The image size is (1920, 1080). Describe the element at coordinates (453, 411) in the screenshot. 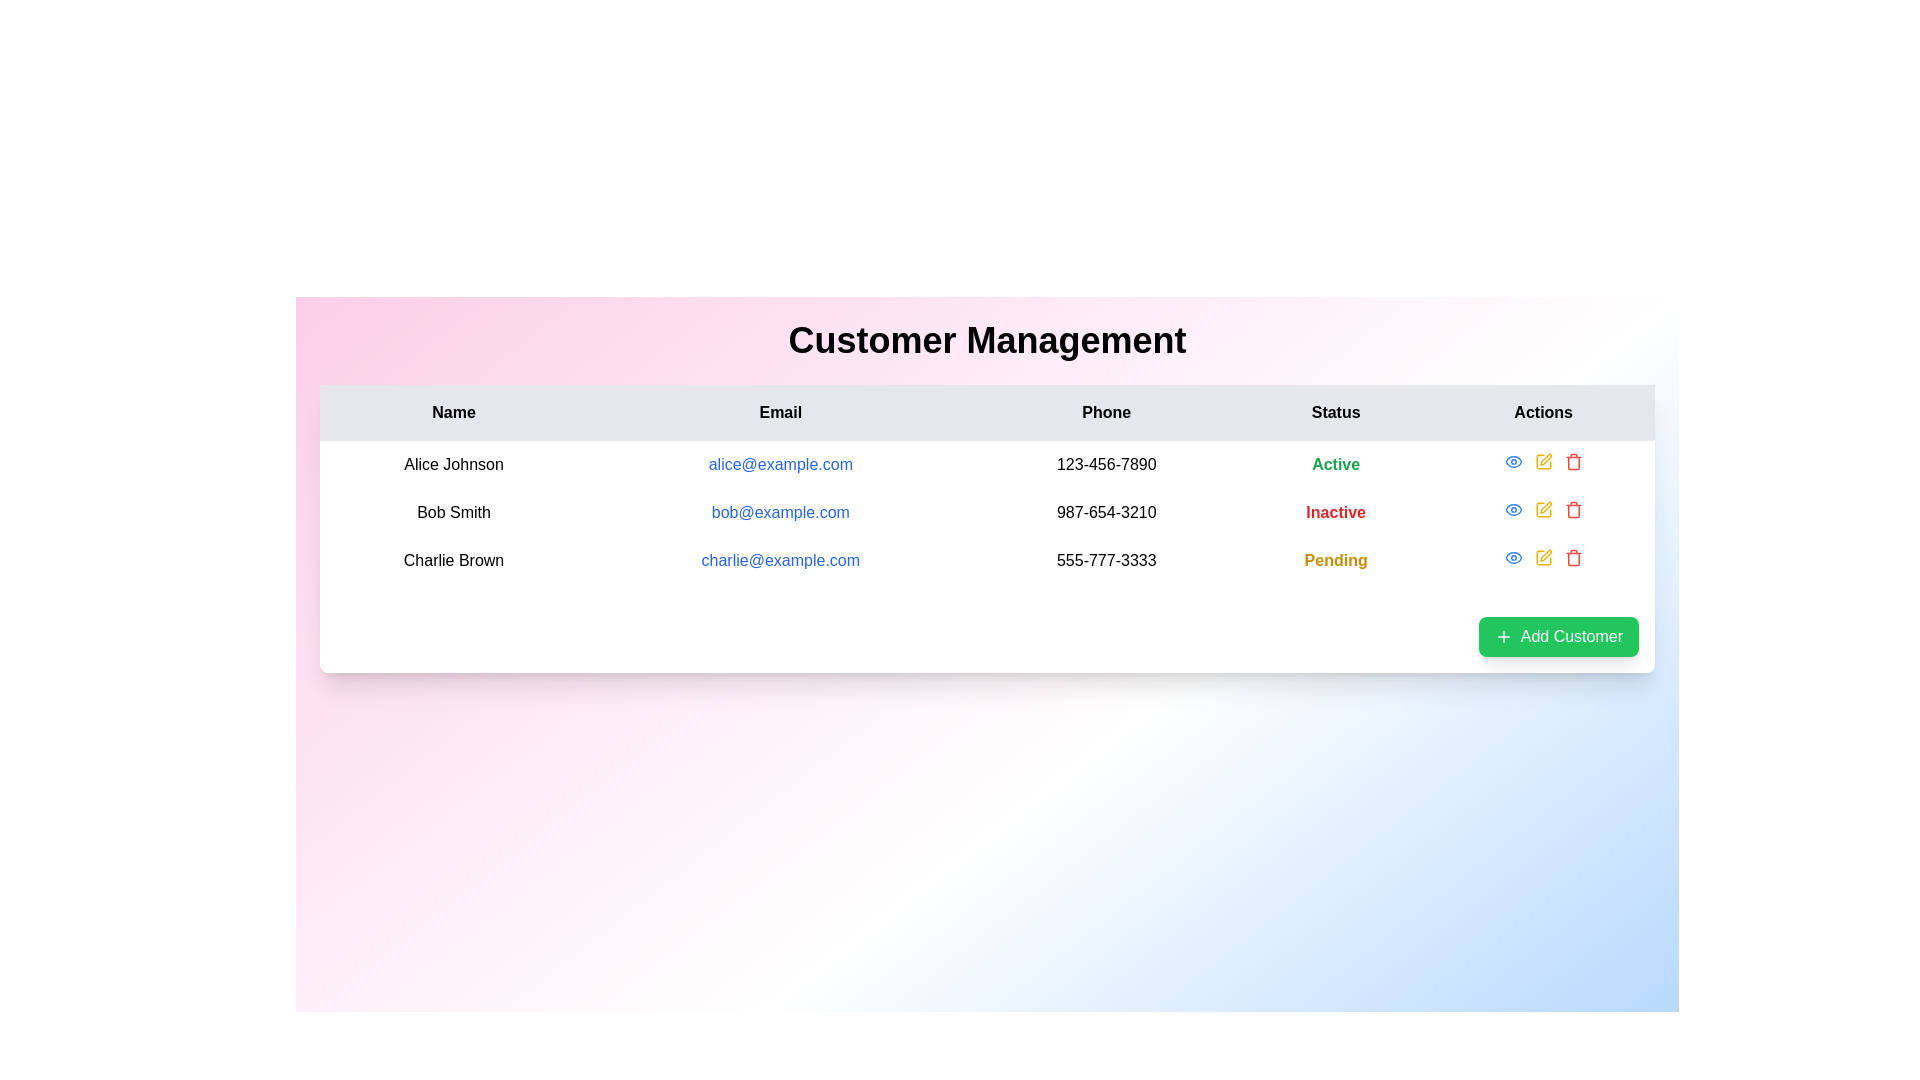

I see `the Table Header Cell for user names, which is the first header in the row, to facilitate interaction with adjacent elements titled 'Email', 'Phone', 'Status', and 'Actions'` at that location.